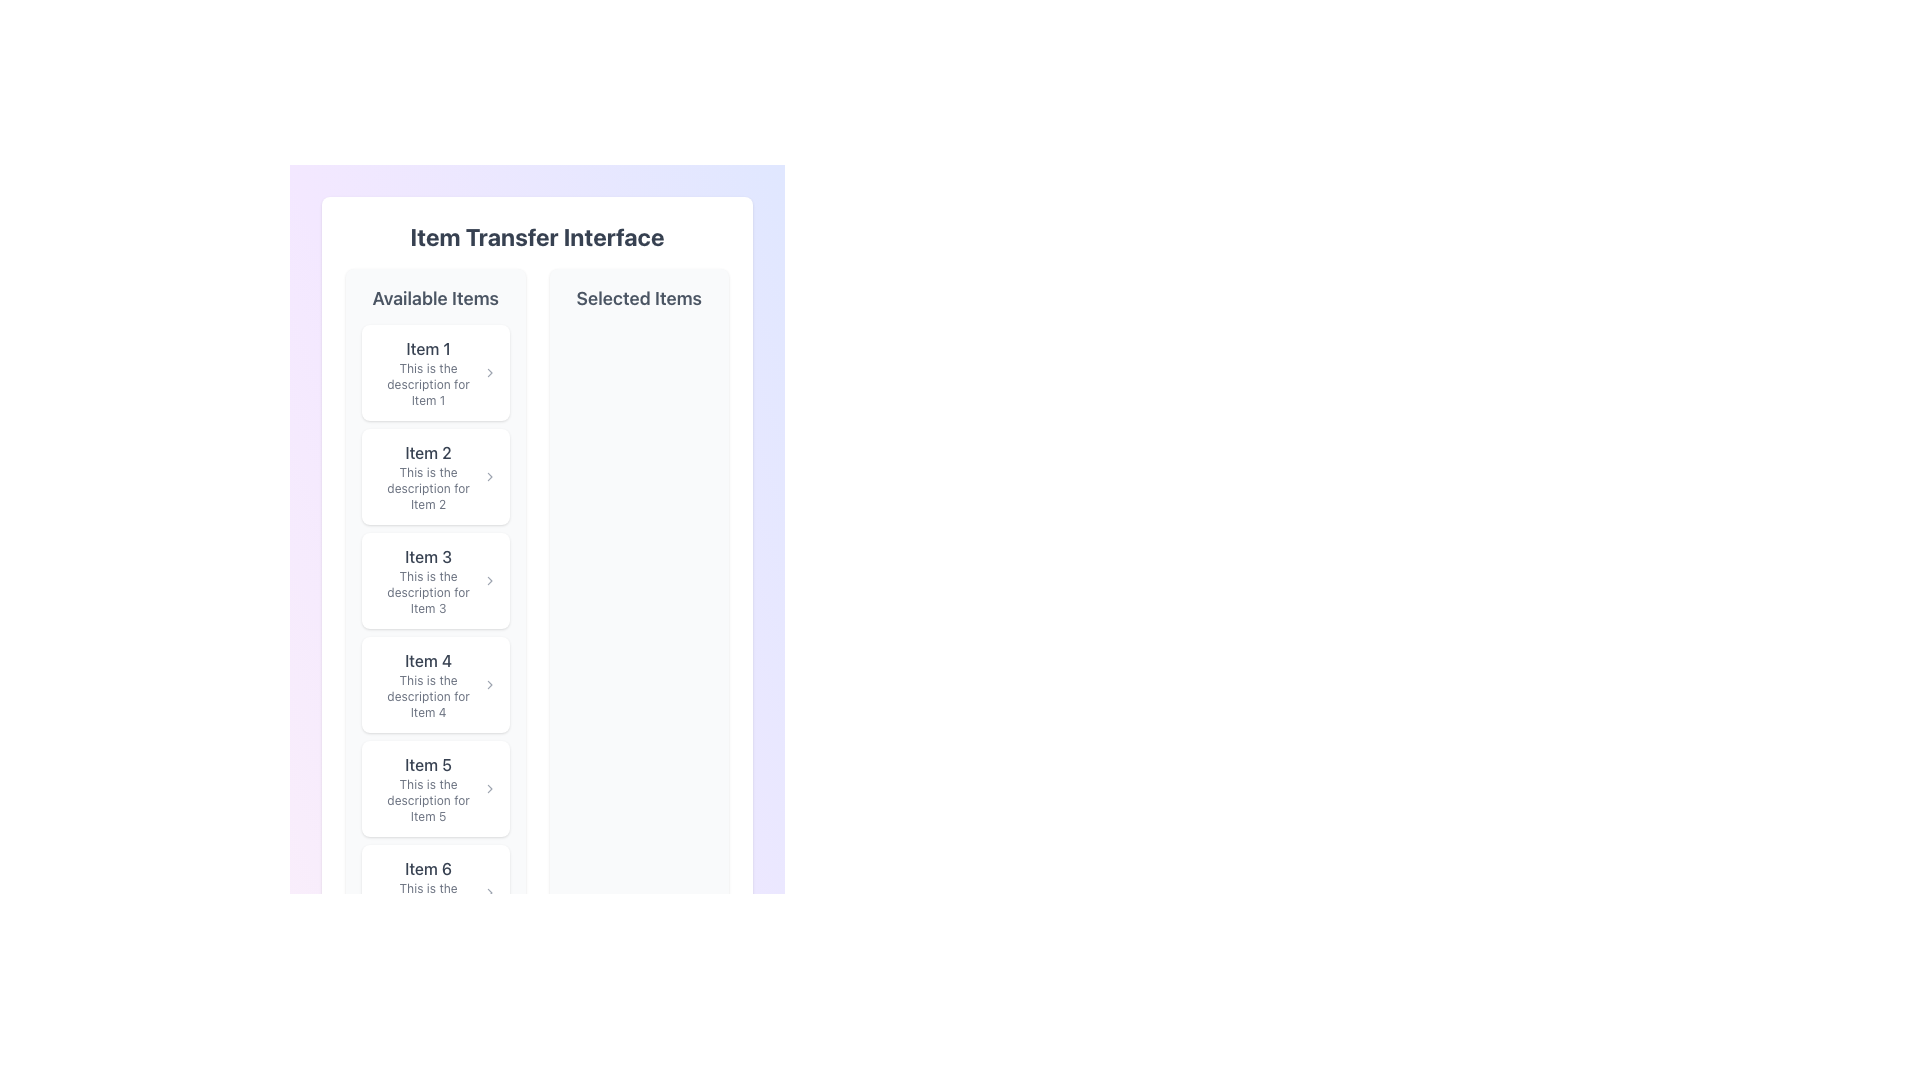 This screenshot has width=1920, height=1080. I want to click on the interactive list item card for 'Item 4' located in the 'Available Items' section, which is the fourth card in a vertical list, so click(434, 684).